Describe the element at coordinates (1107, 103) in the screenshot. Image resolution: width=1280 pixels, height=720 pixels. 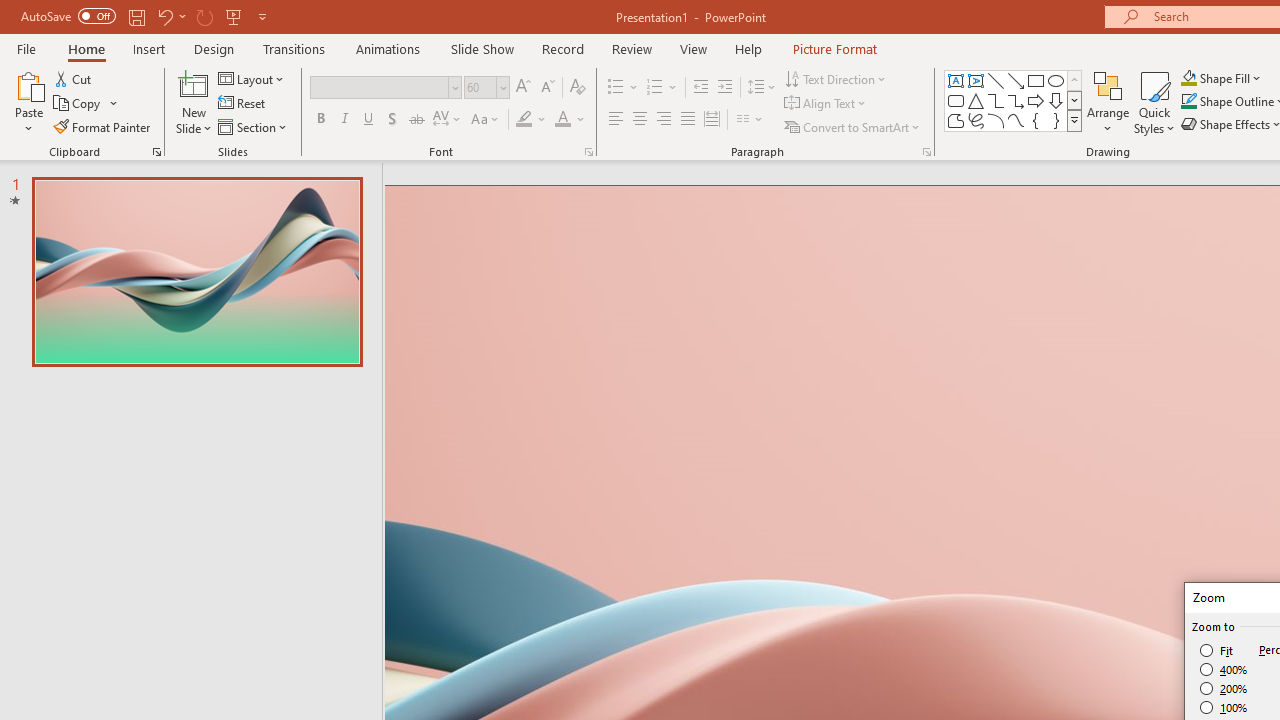
I see `'Arrange'` at that location.